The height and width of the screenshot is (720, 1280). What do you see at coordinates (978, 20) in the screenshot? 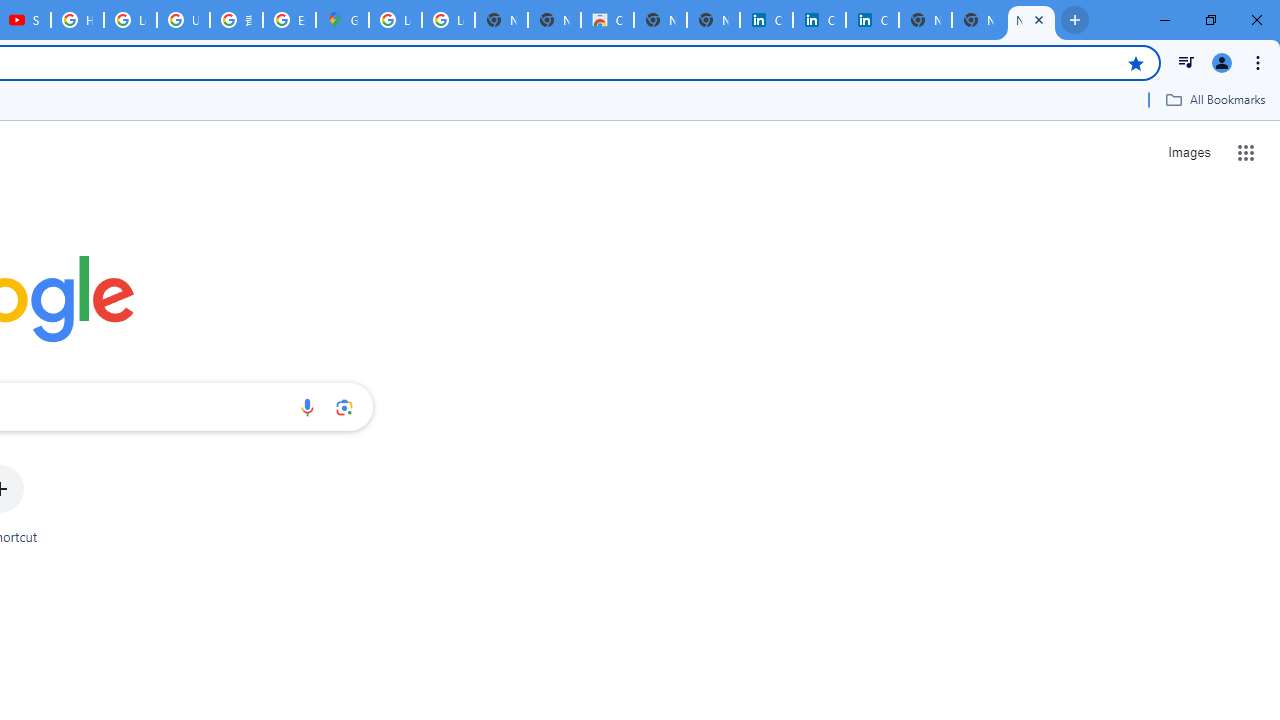
I see `'New Tab'` at bounding box center [978, 20].